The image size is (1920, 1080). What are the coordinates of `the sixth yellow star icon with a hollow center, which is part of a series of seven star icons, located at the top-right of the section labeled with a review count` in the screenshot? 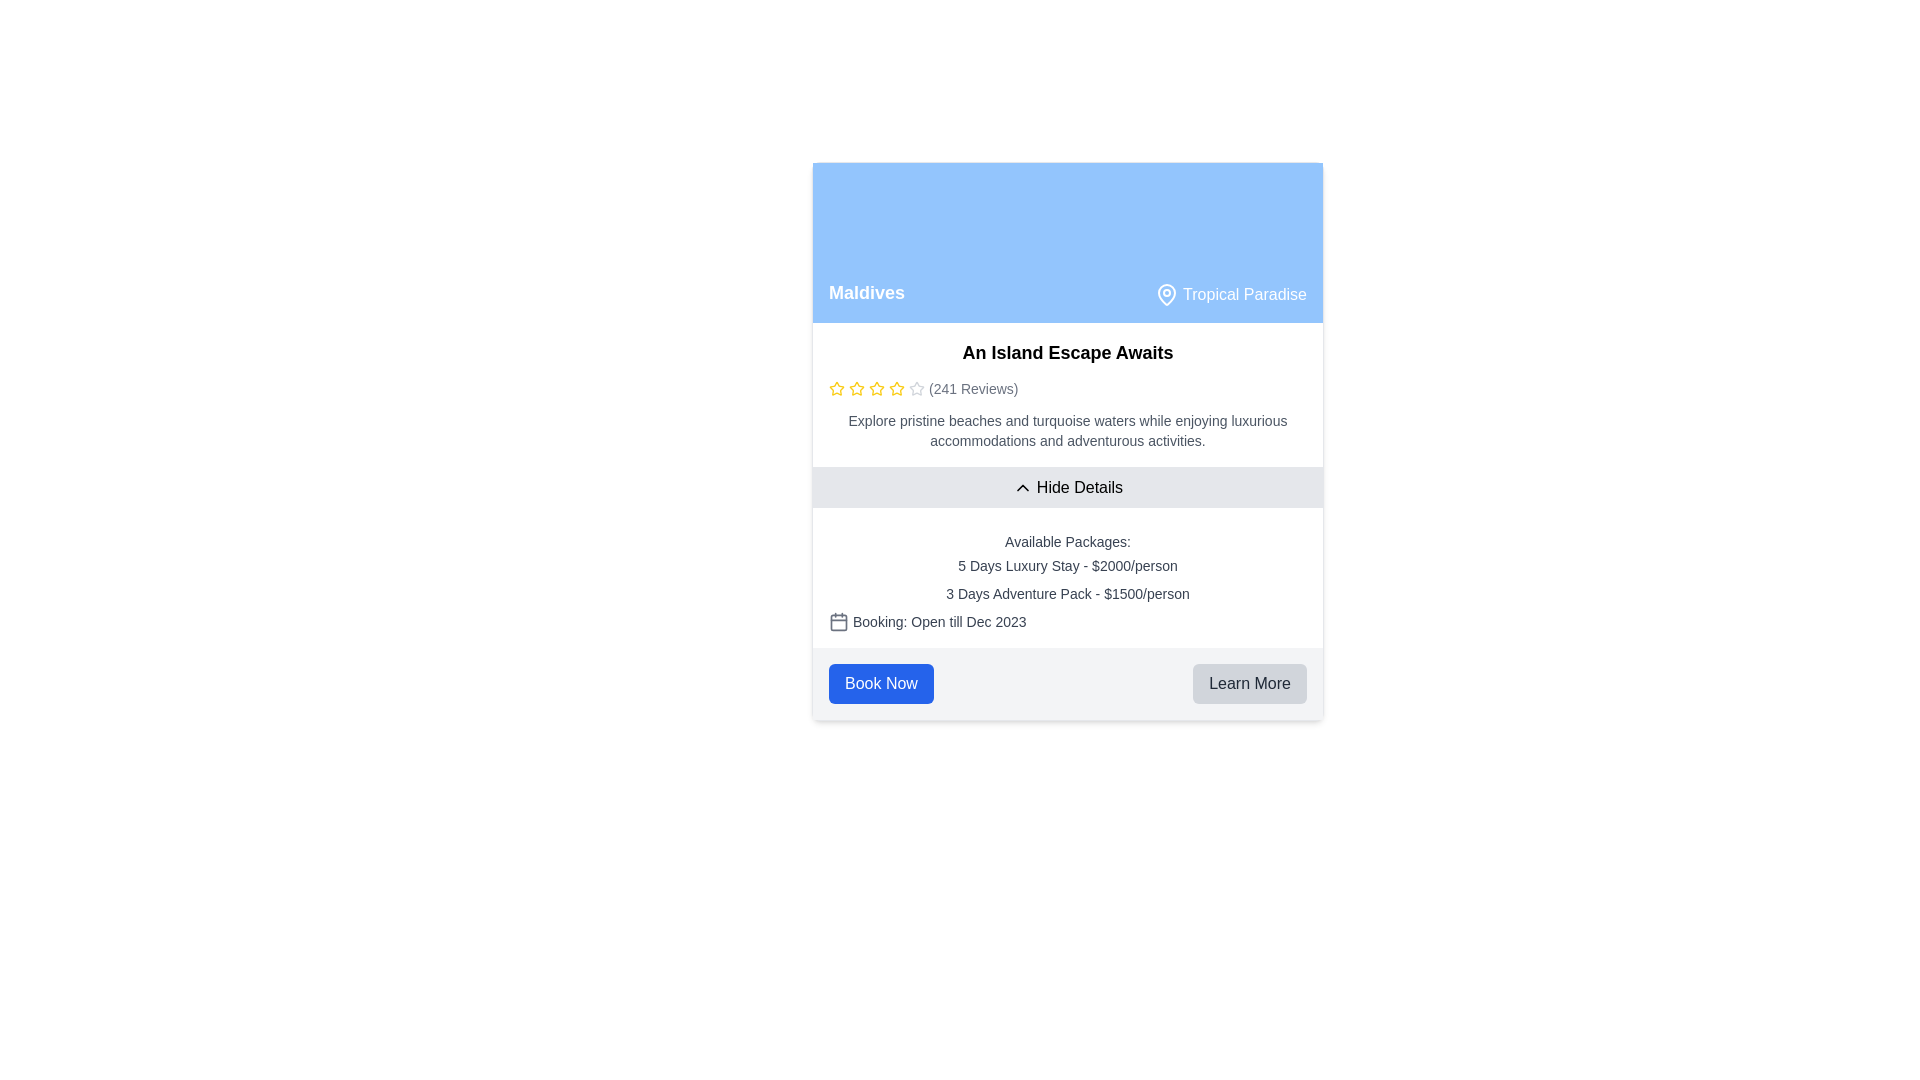 It's located at (896, 389).